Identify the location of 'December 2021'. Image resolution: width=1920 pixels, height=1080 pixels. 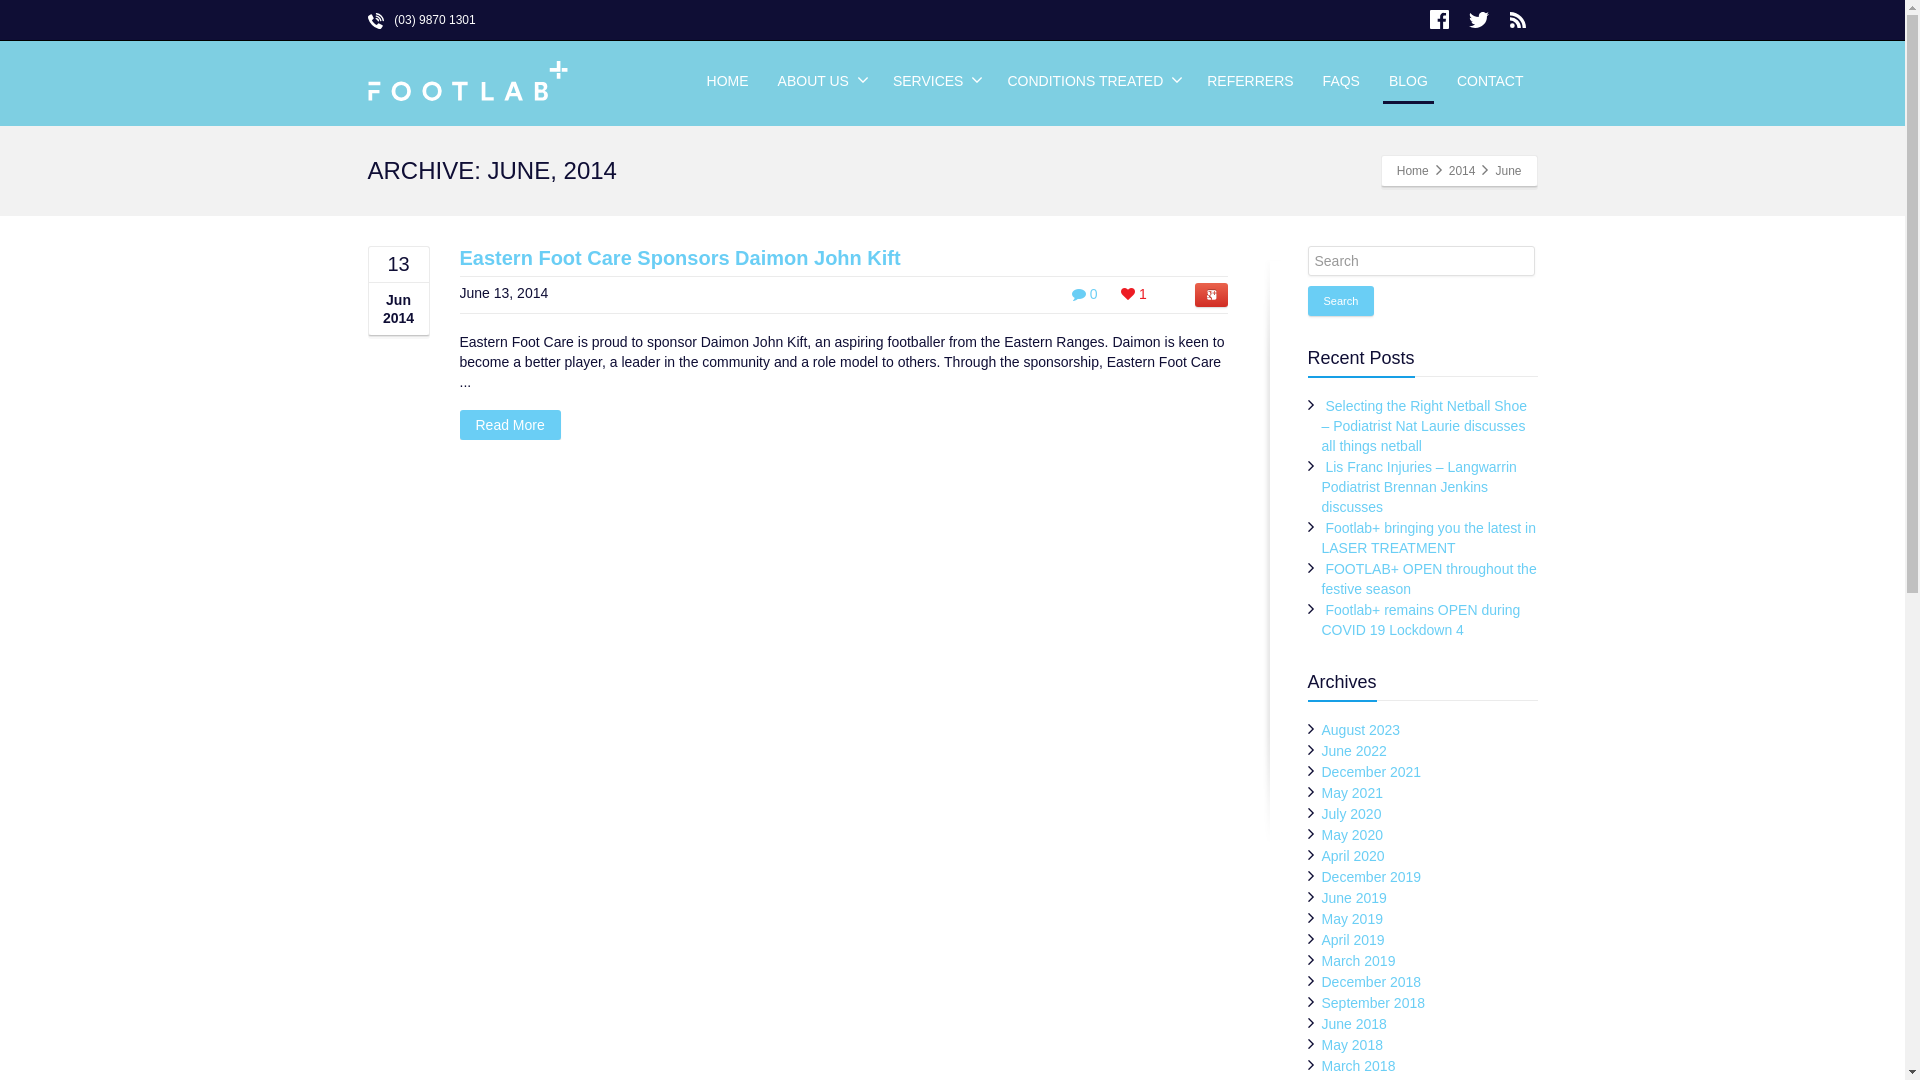
(1371, 770).